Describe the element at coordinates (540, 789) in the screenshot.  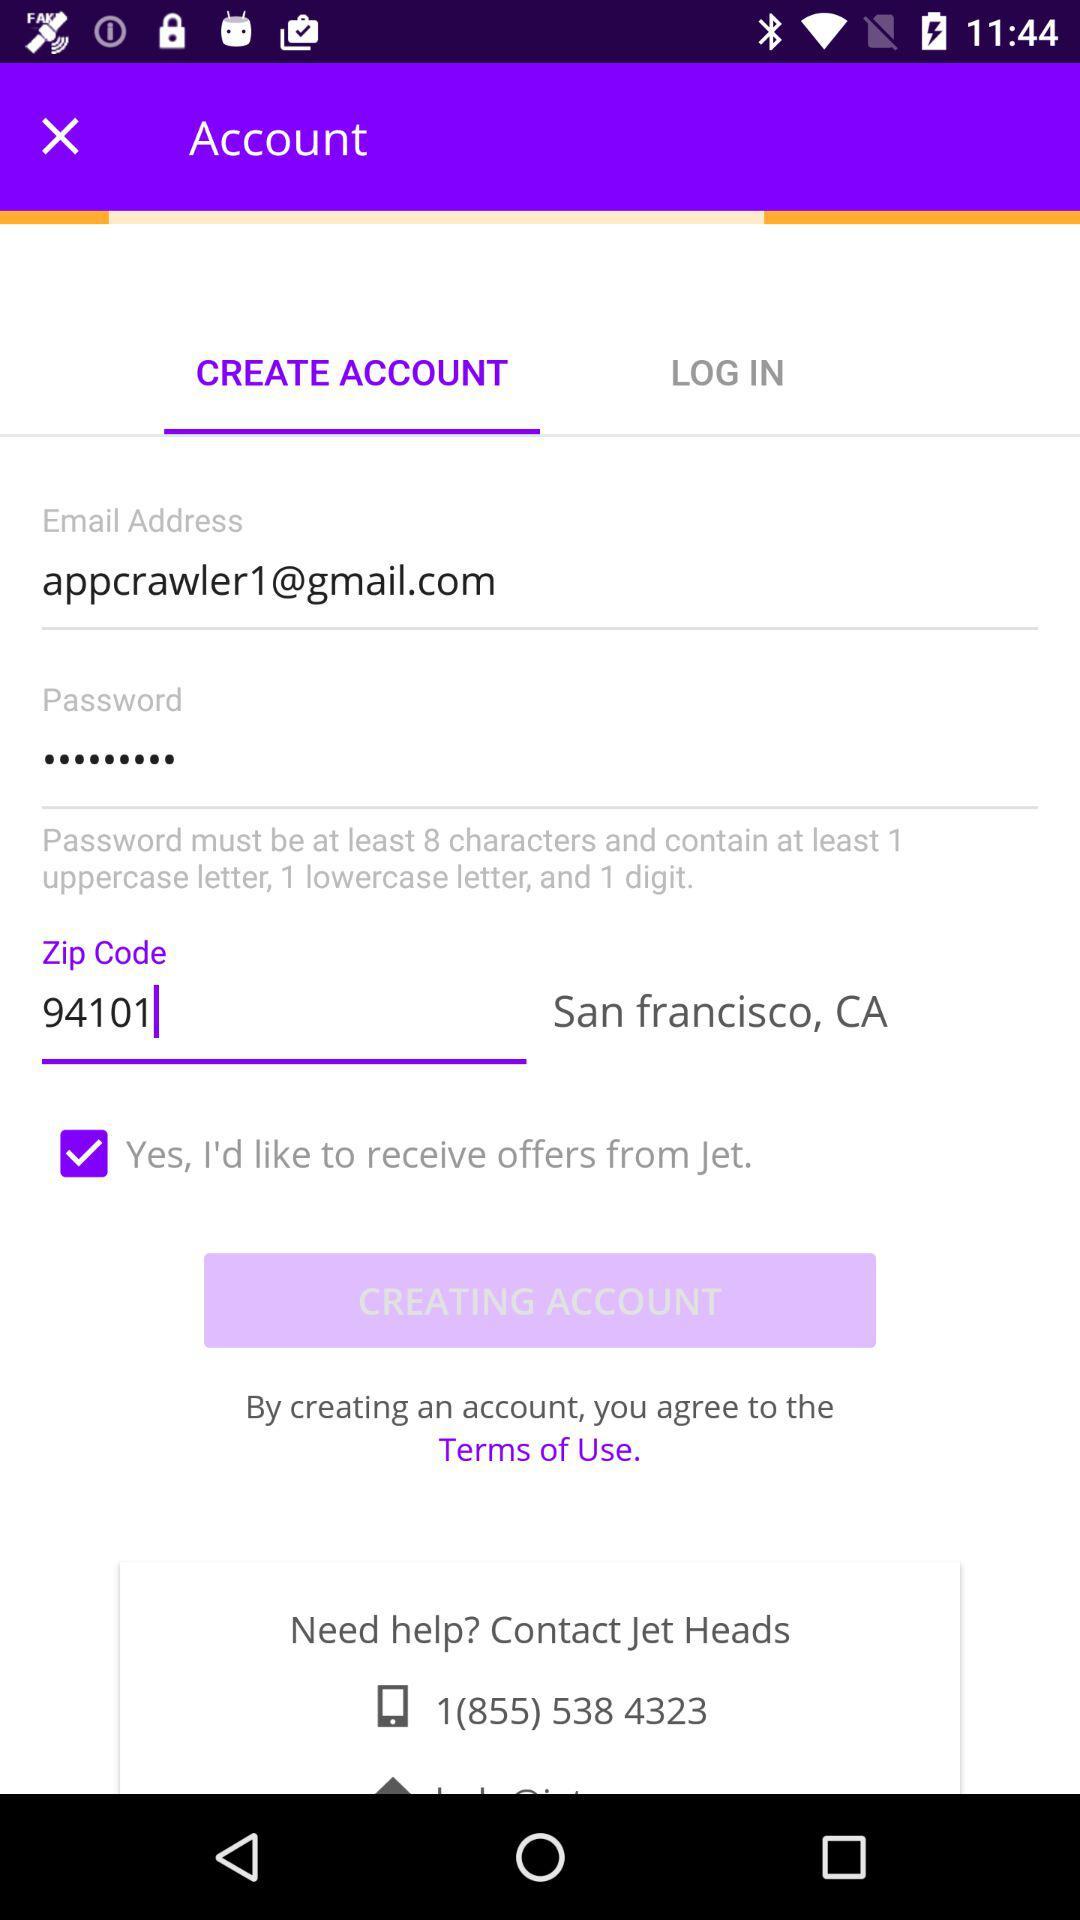
I see `the crowd3116` at that location.